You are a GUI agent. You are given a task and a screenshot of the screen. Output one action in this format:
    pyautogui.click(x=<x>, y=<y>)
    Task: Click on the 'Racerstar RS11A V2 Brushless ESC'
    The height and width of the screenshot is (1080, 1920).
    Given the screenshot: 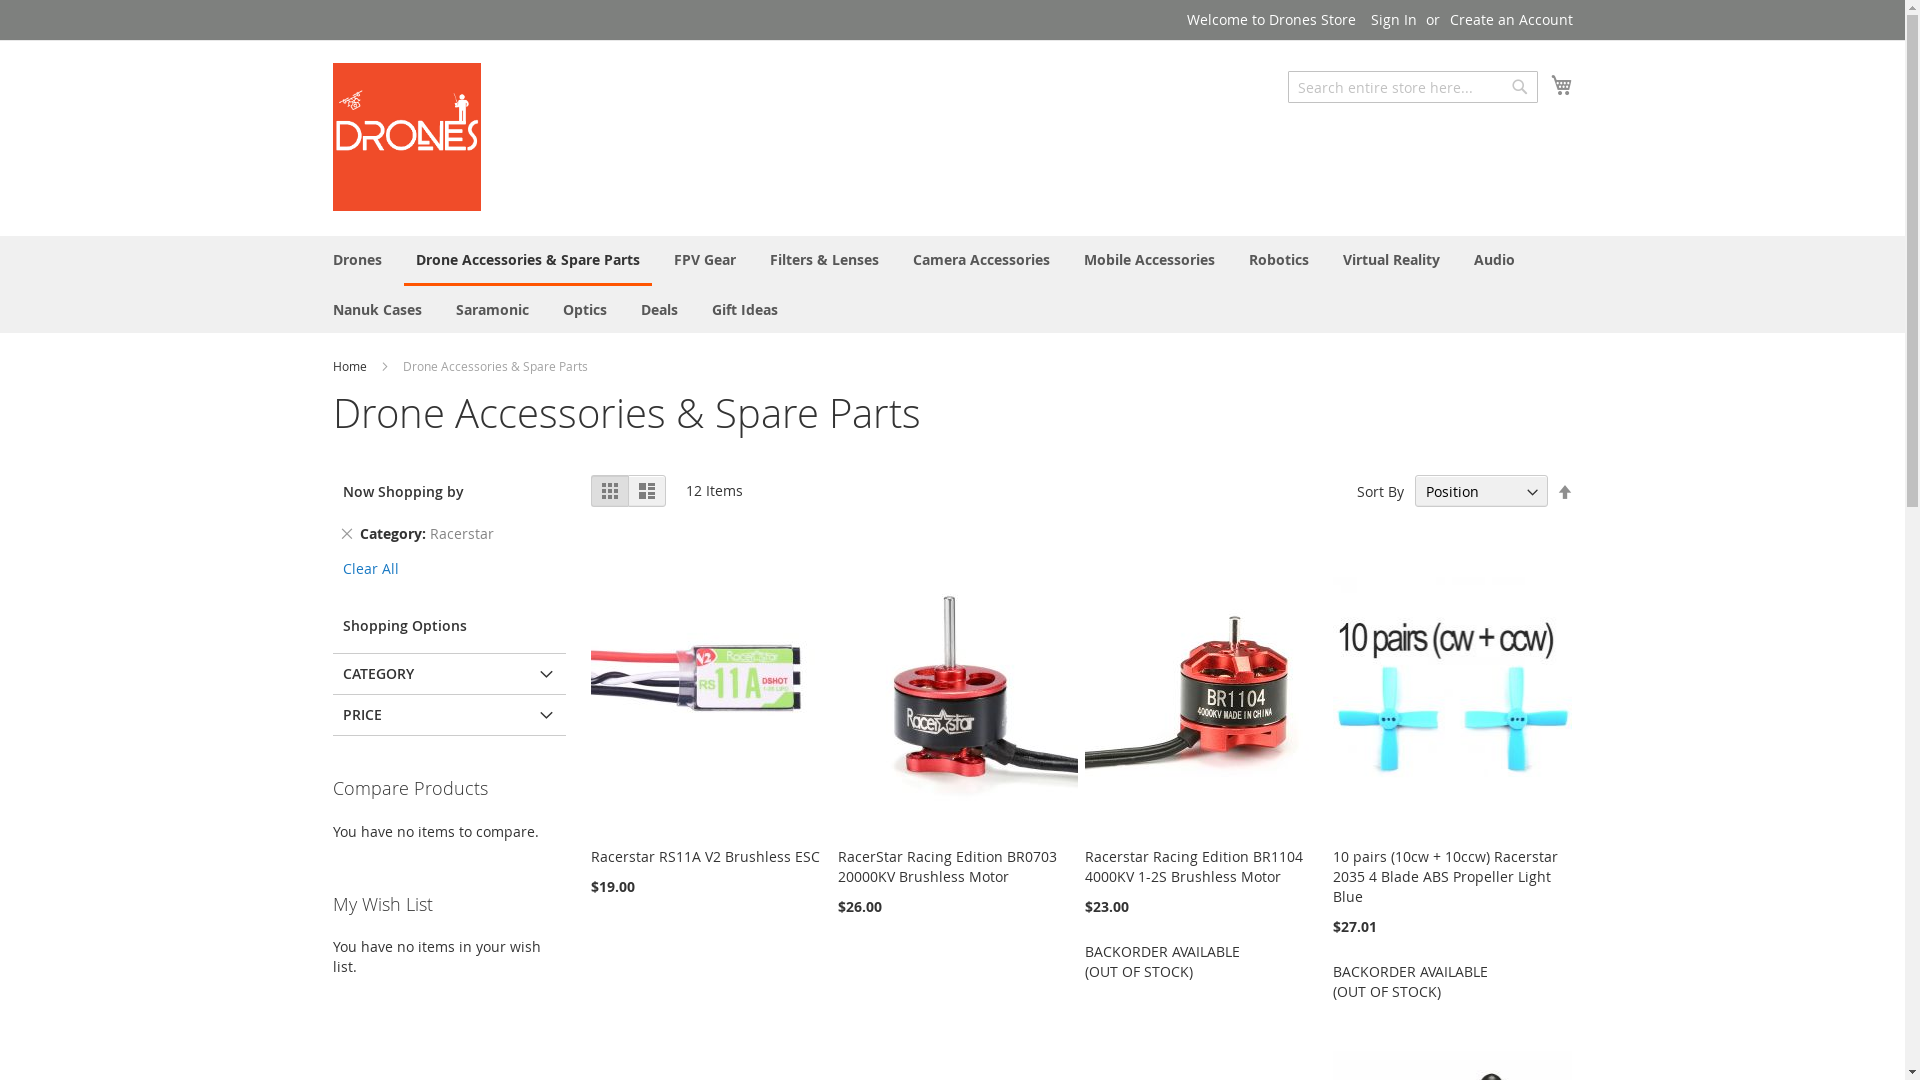 What is the action you would take?
    pyautogui.click(x=705, y=855)
    